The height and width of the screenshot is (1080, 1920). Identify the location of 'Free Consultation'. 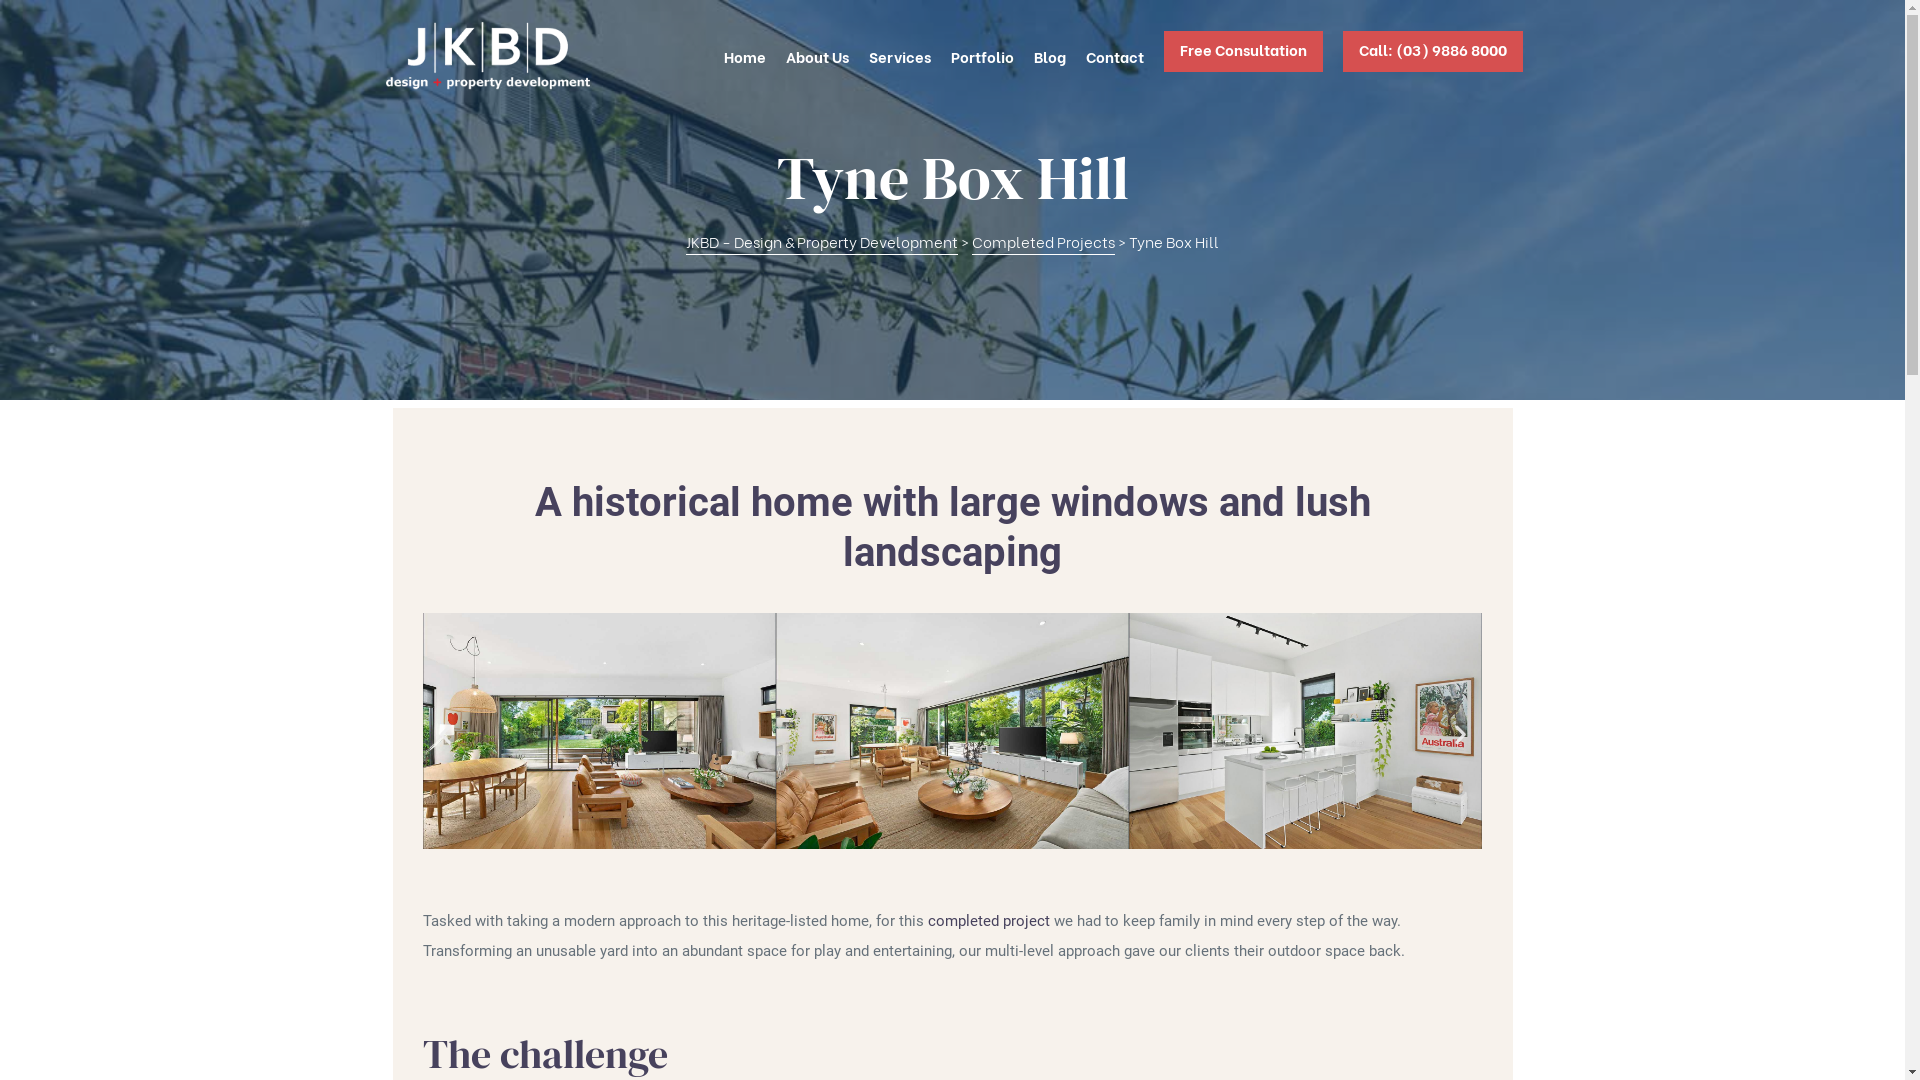
(1242, 55).